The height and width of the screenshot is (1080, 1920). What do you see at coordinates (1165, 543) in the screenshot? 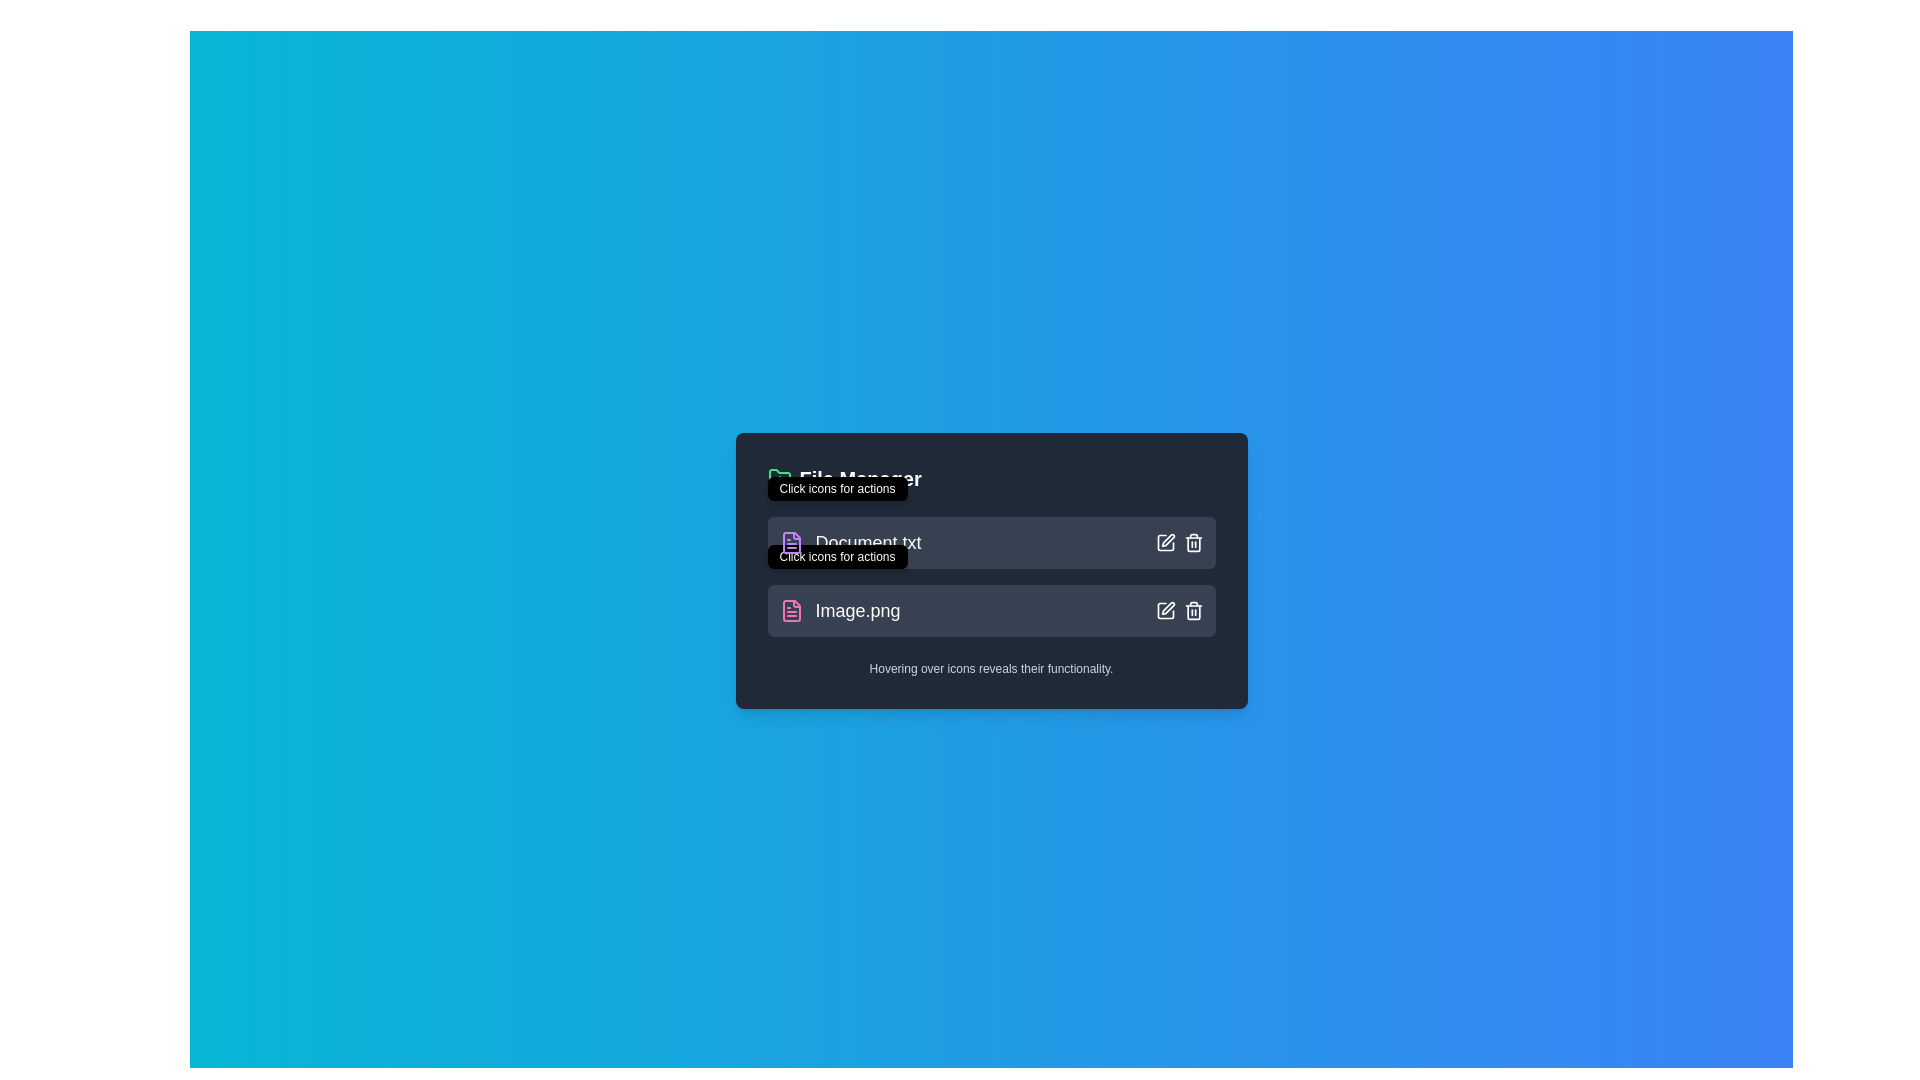
I see `the 'edit' button located at the right side of the file entry row, which is the first icon in the horizontal stack and changes to a green color effect when hovered` at bounding box center [1165, 543].